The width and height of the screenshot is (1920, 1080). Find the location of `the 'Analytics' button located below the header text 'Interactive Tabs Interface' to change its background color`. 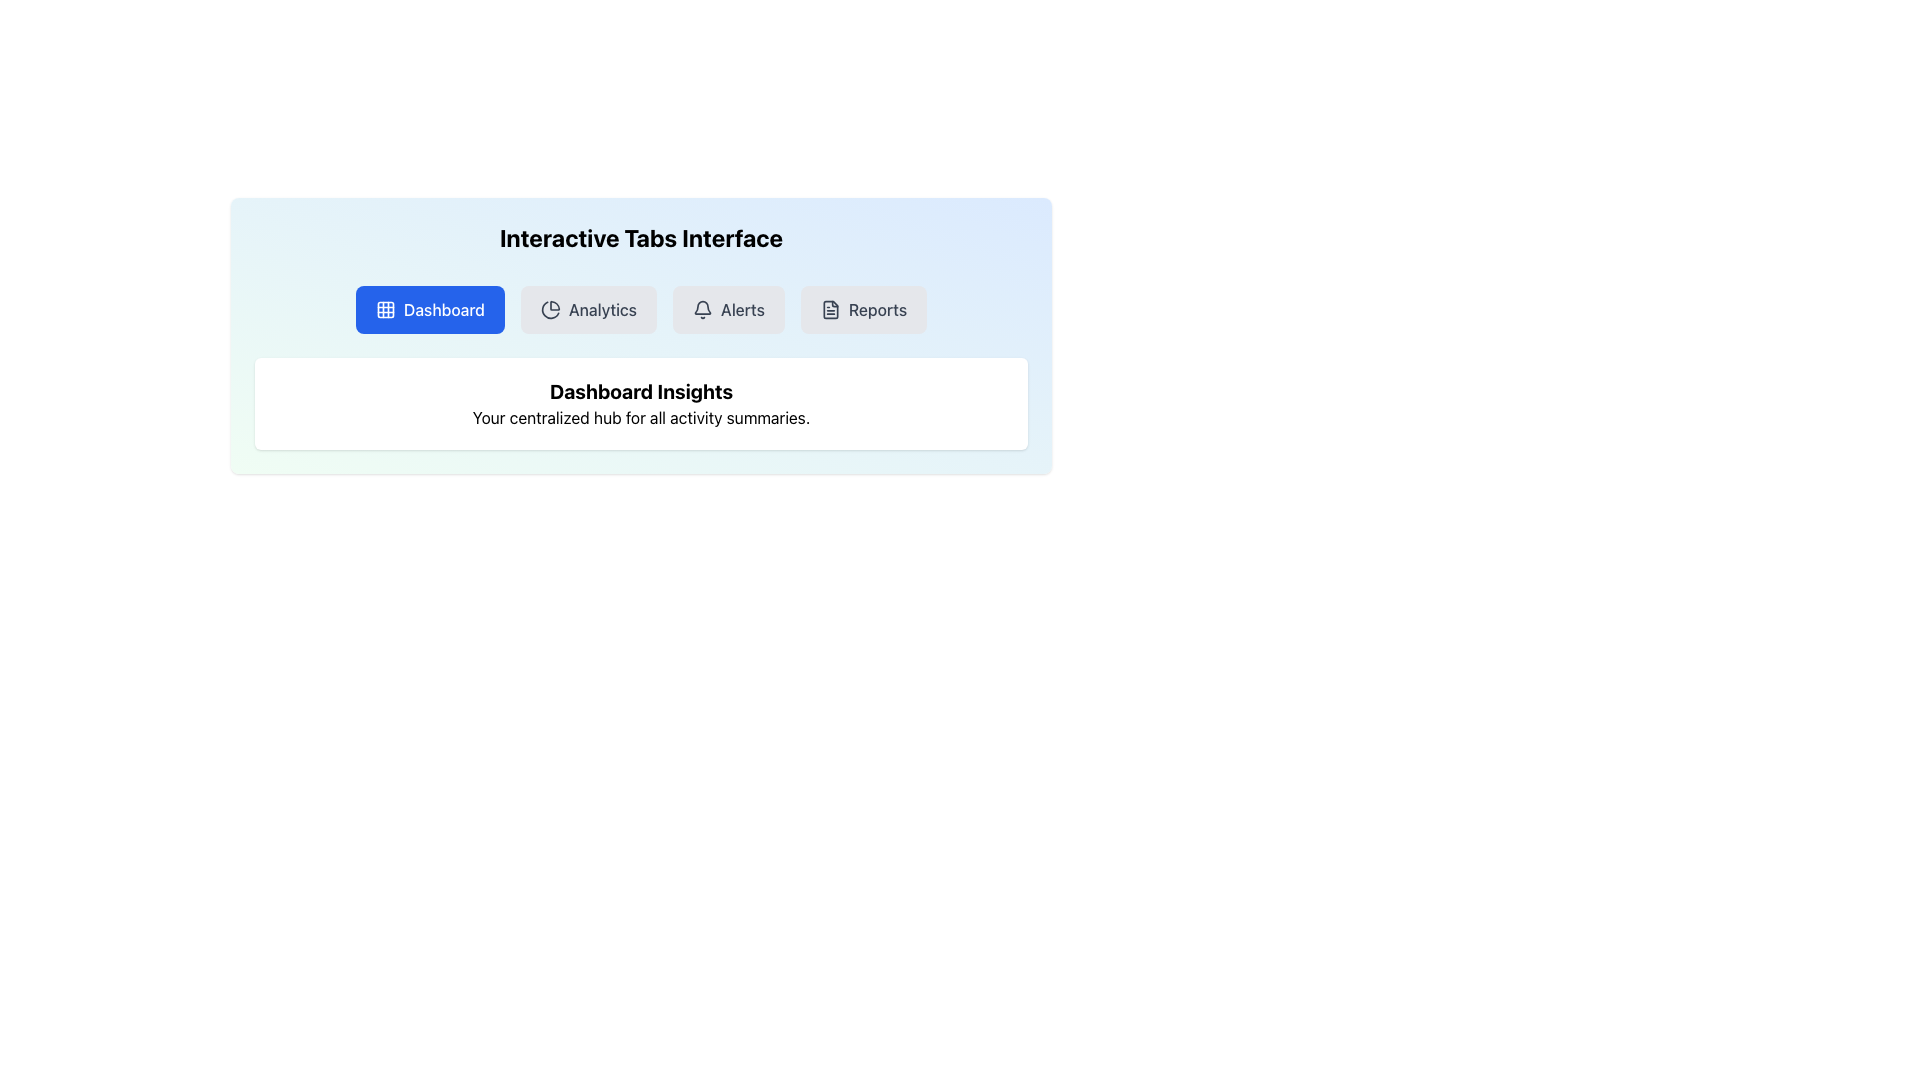

the 'Analytics' button located below the header text 'Interactive Tabs Interface' to change its background color is located at coordinates (588, 309).